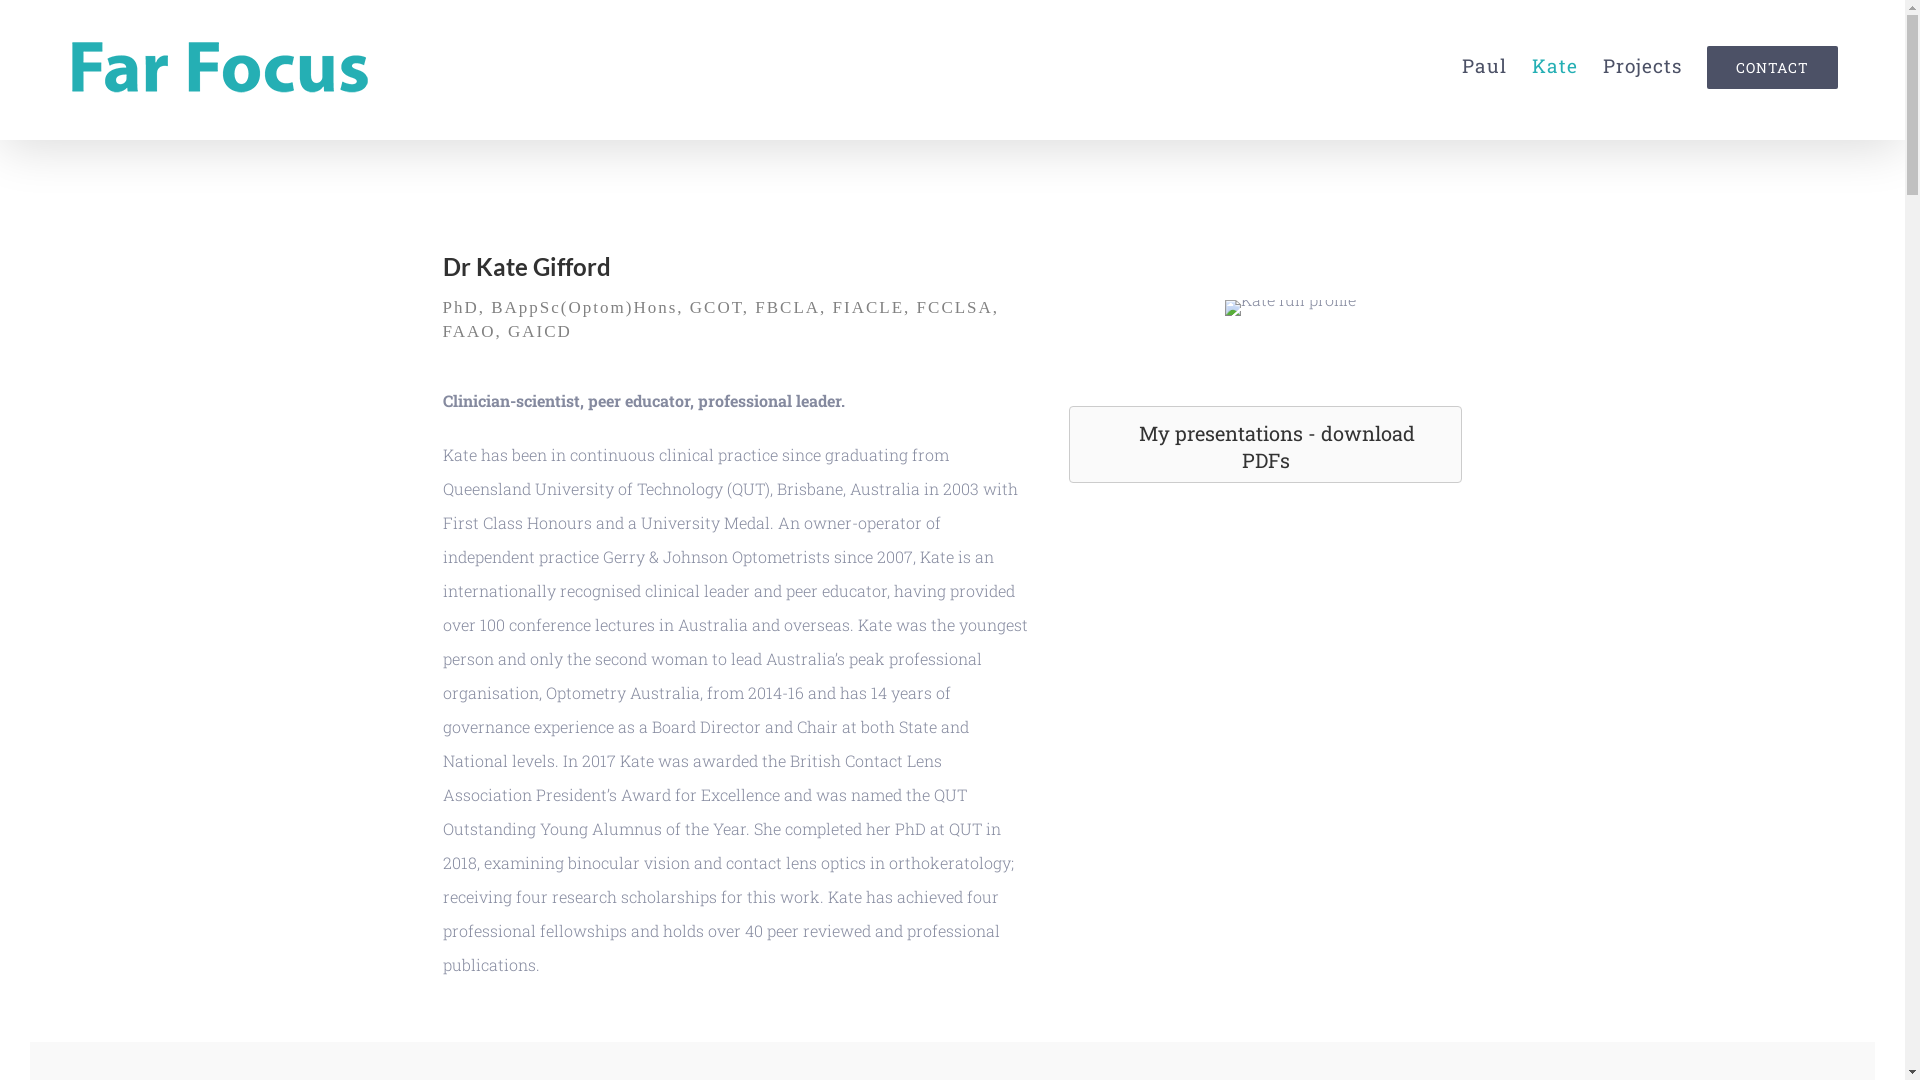  I want to click on 'CONTACT', so click(1772, 64).